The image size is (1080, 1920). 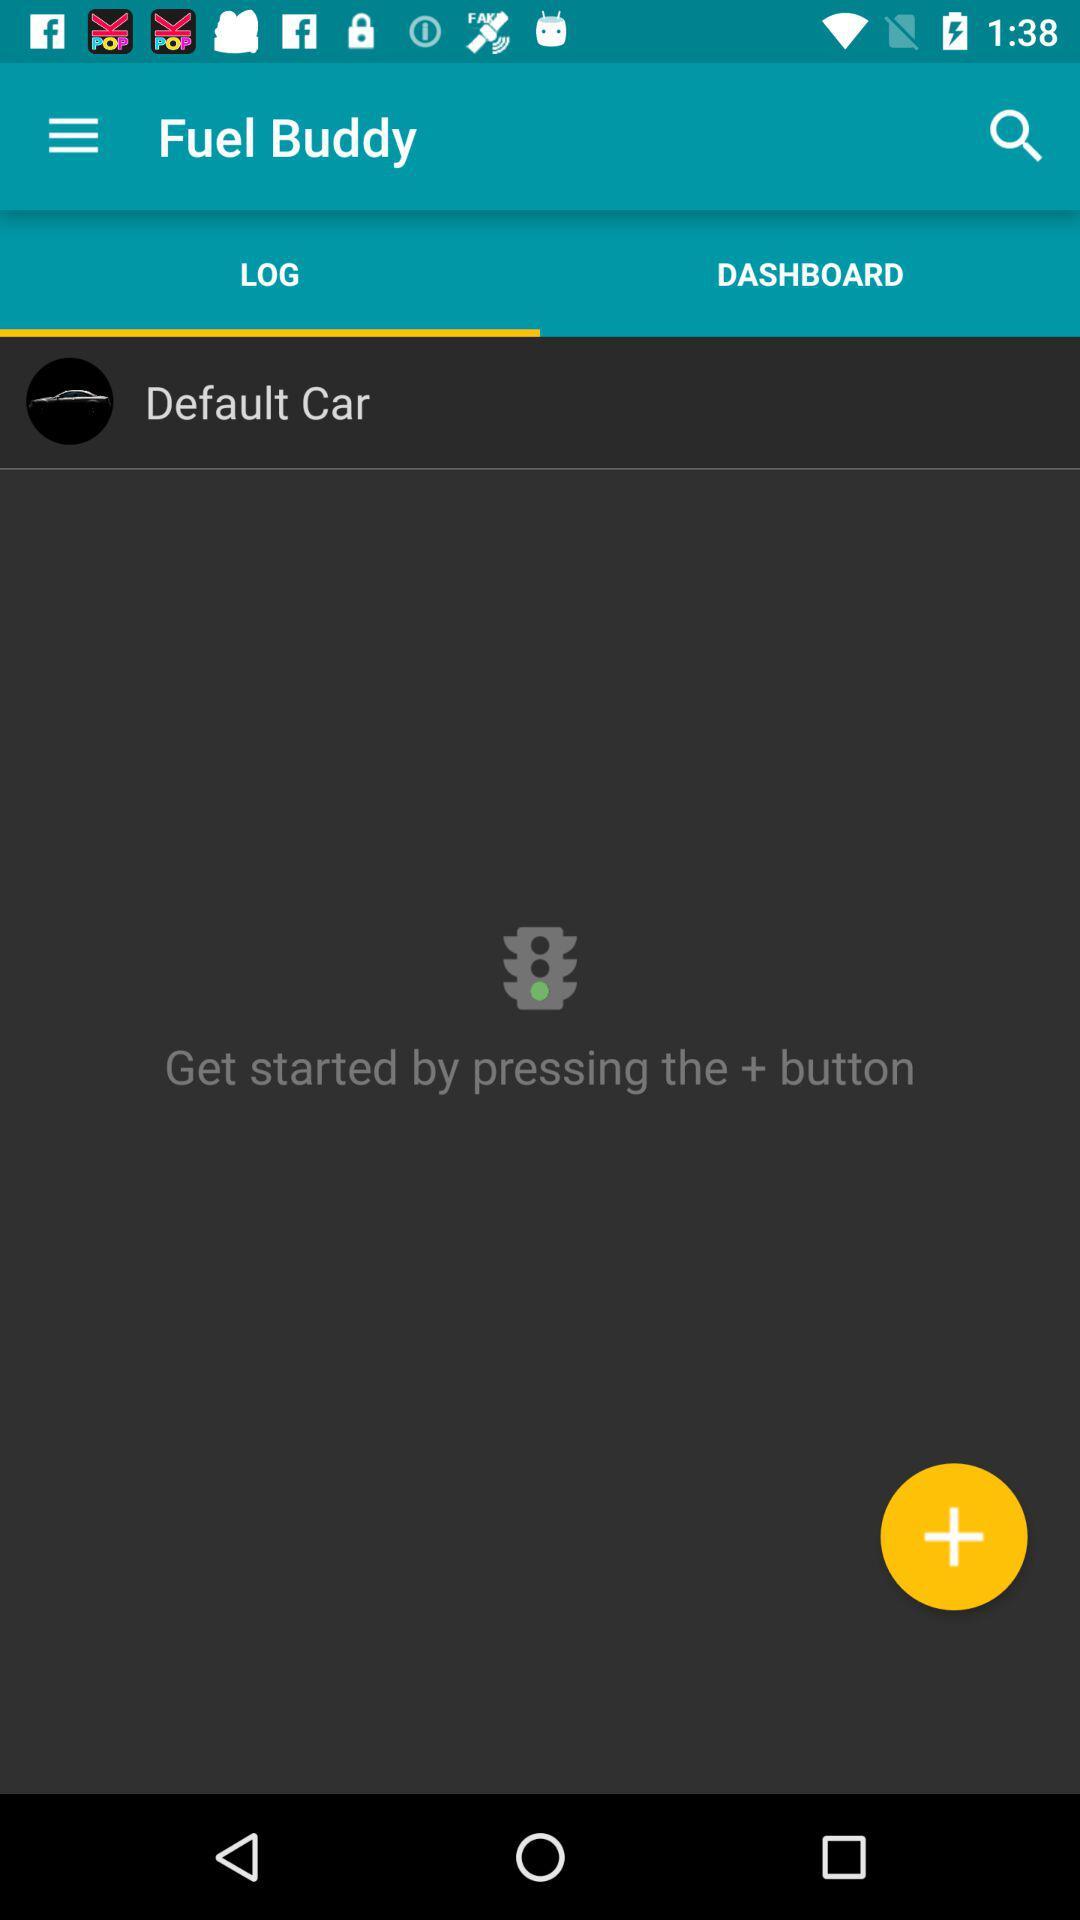 I want to click on contact, so click(x=952, y=1535).